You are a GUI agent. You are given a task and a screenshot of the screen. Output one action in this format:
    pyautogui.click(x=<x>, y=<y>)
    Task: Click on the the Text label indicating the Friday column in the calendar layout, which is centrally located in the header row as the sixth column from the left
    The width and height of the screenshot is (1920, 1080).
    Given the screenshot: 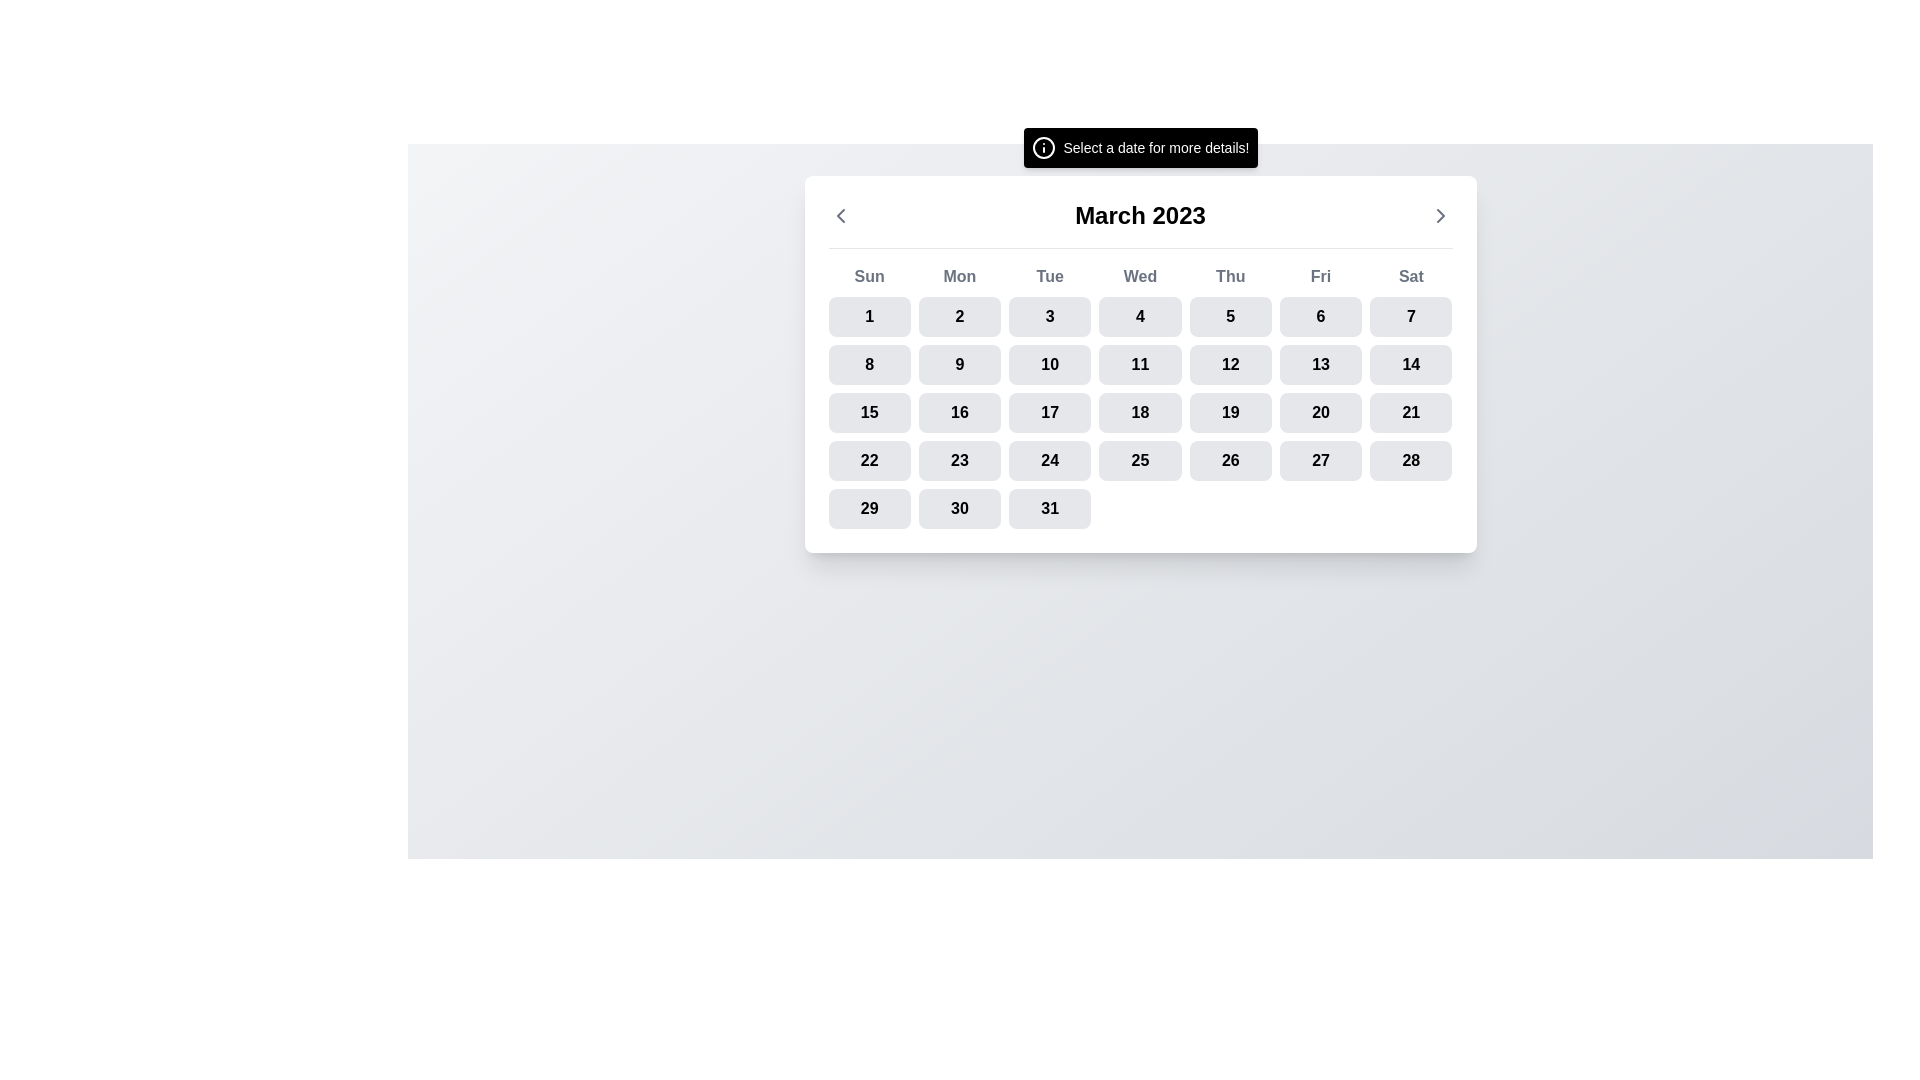 What is the action you would take?
    pyautogui.click(x=1321, y=277)
    